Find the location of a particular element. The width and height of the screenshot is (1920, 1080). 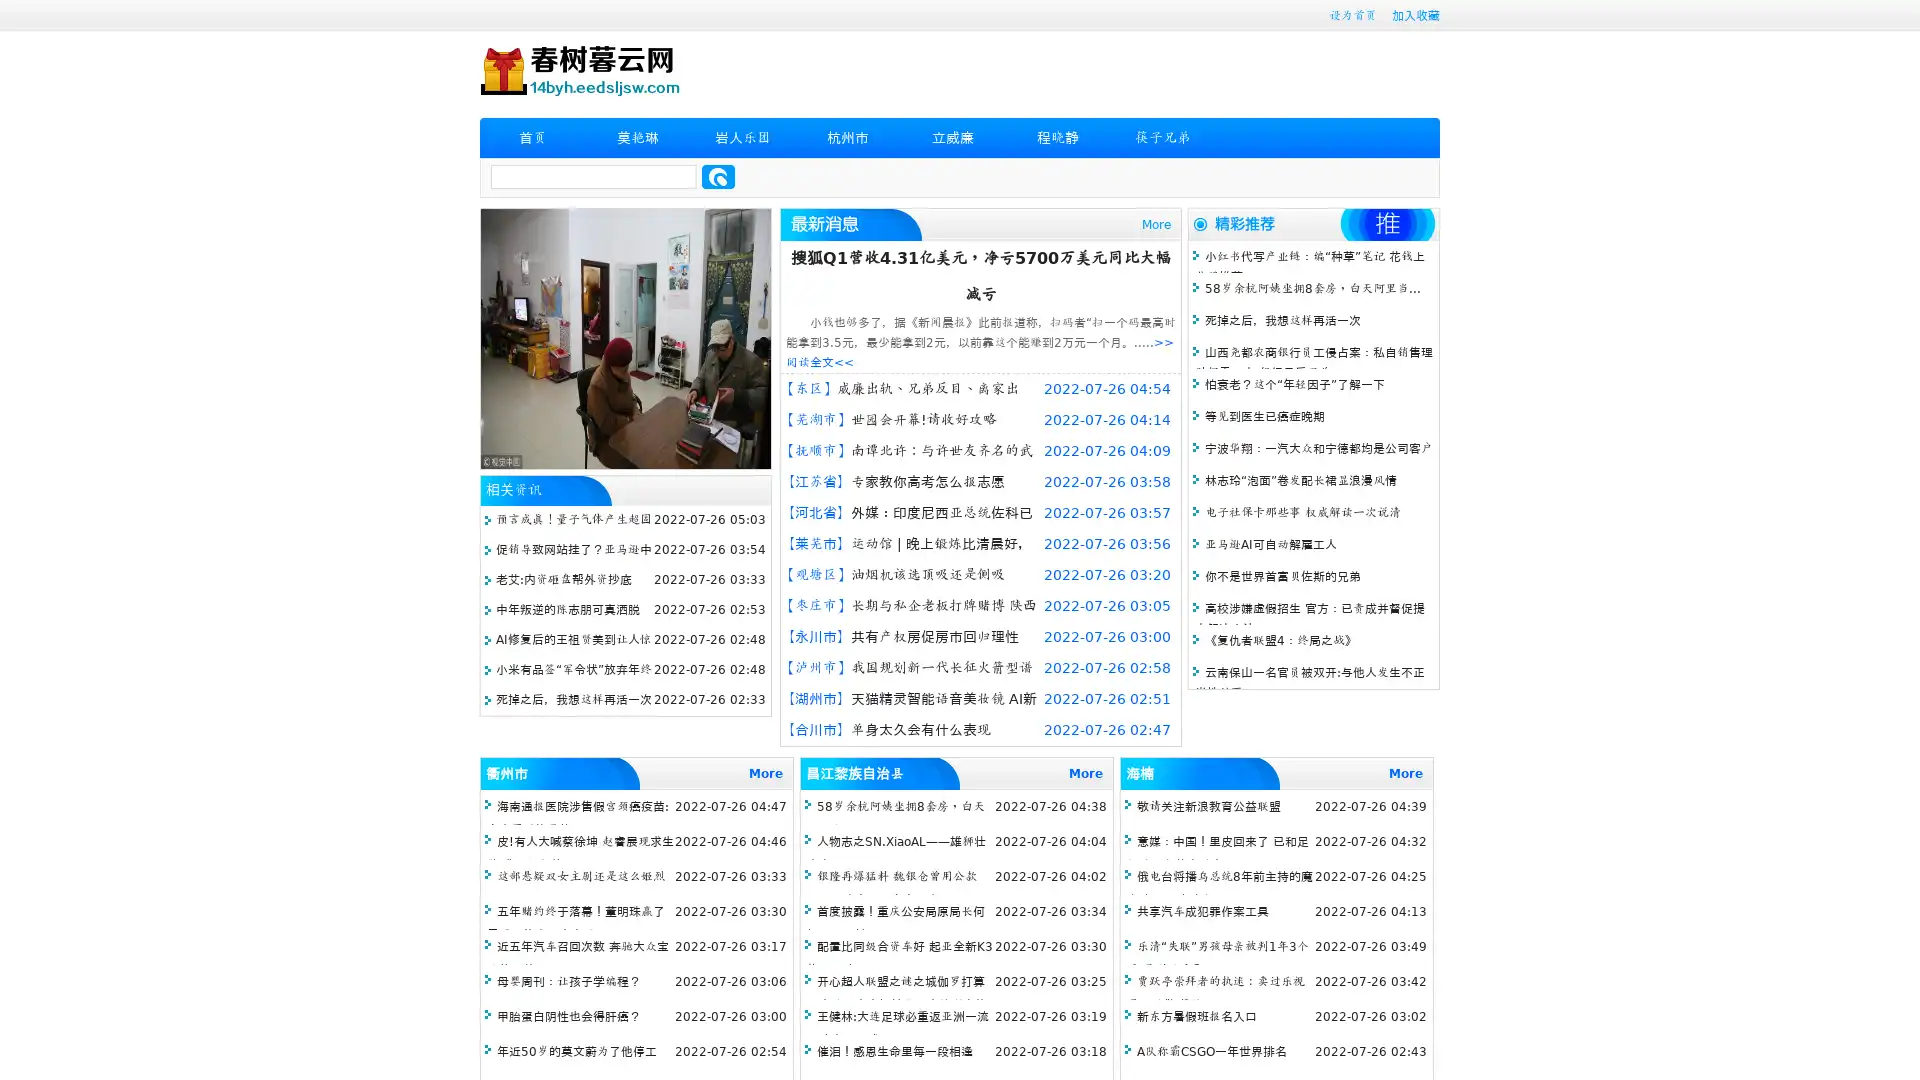

Search is located at coordinates (718, 176).